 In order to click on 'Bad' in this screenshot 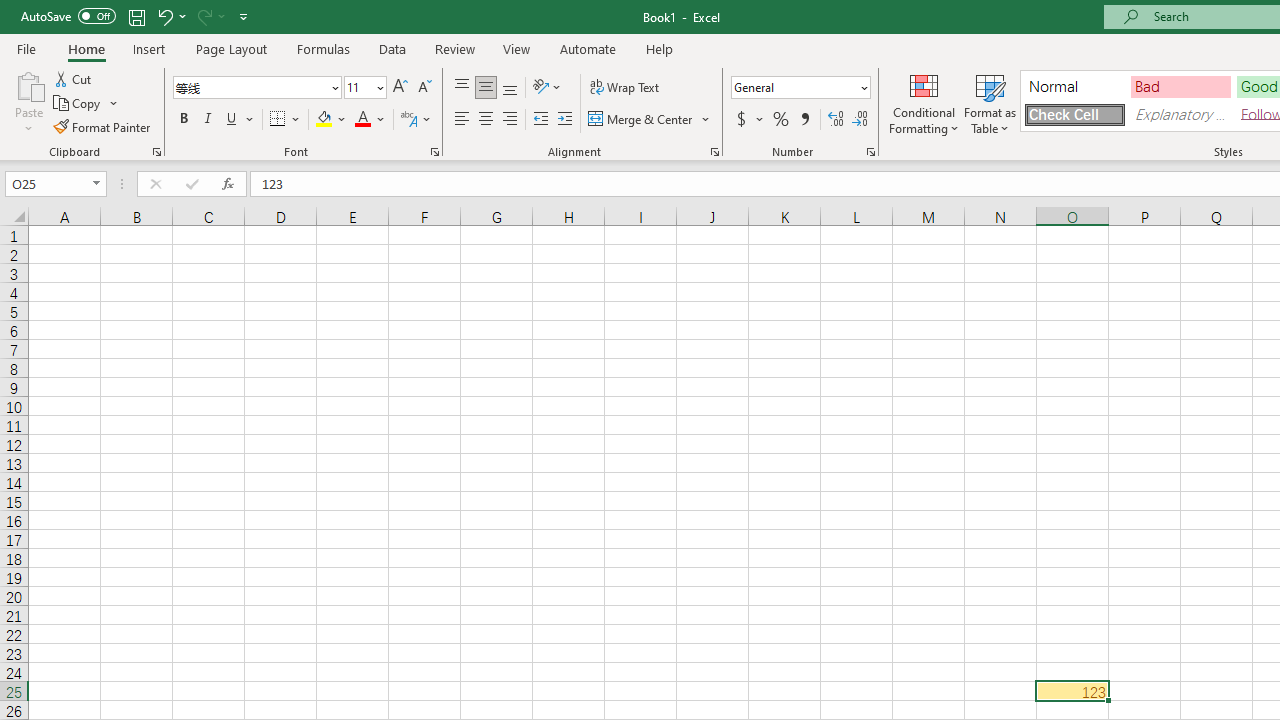, I will do `click(1180, 85)`.